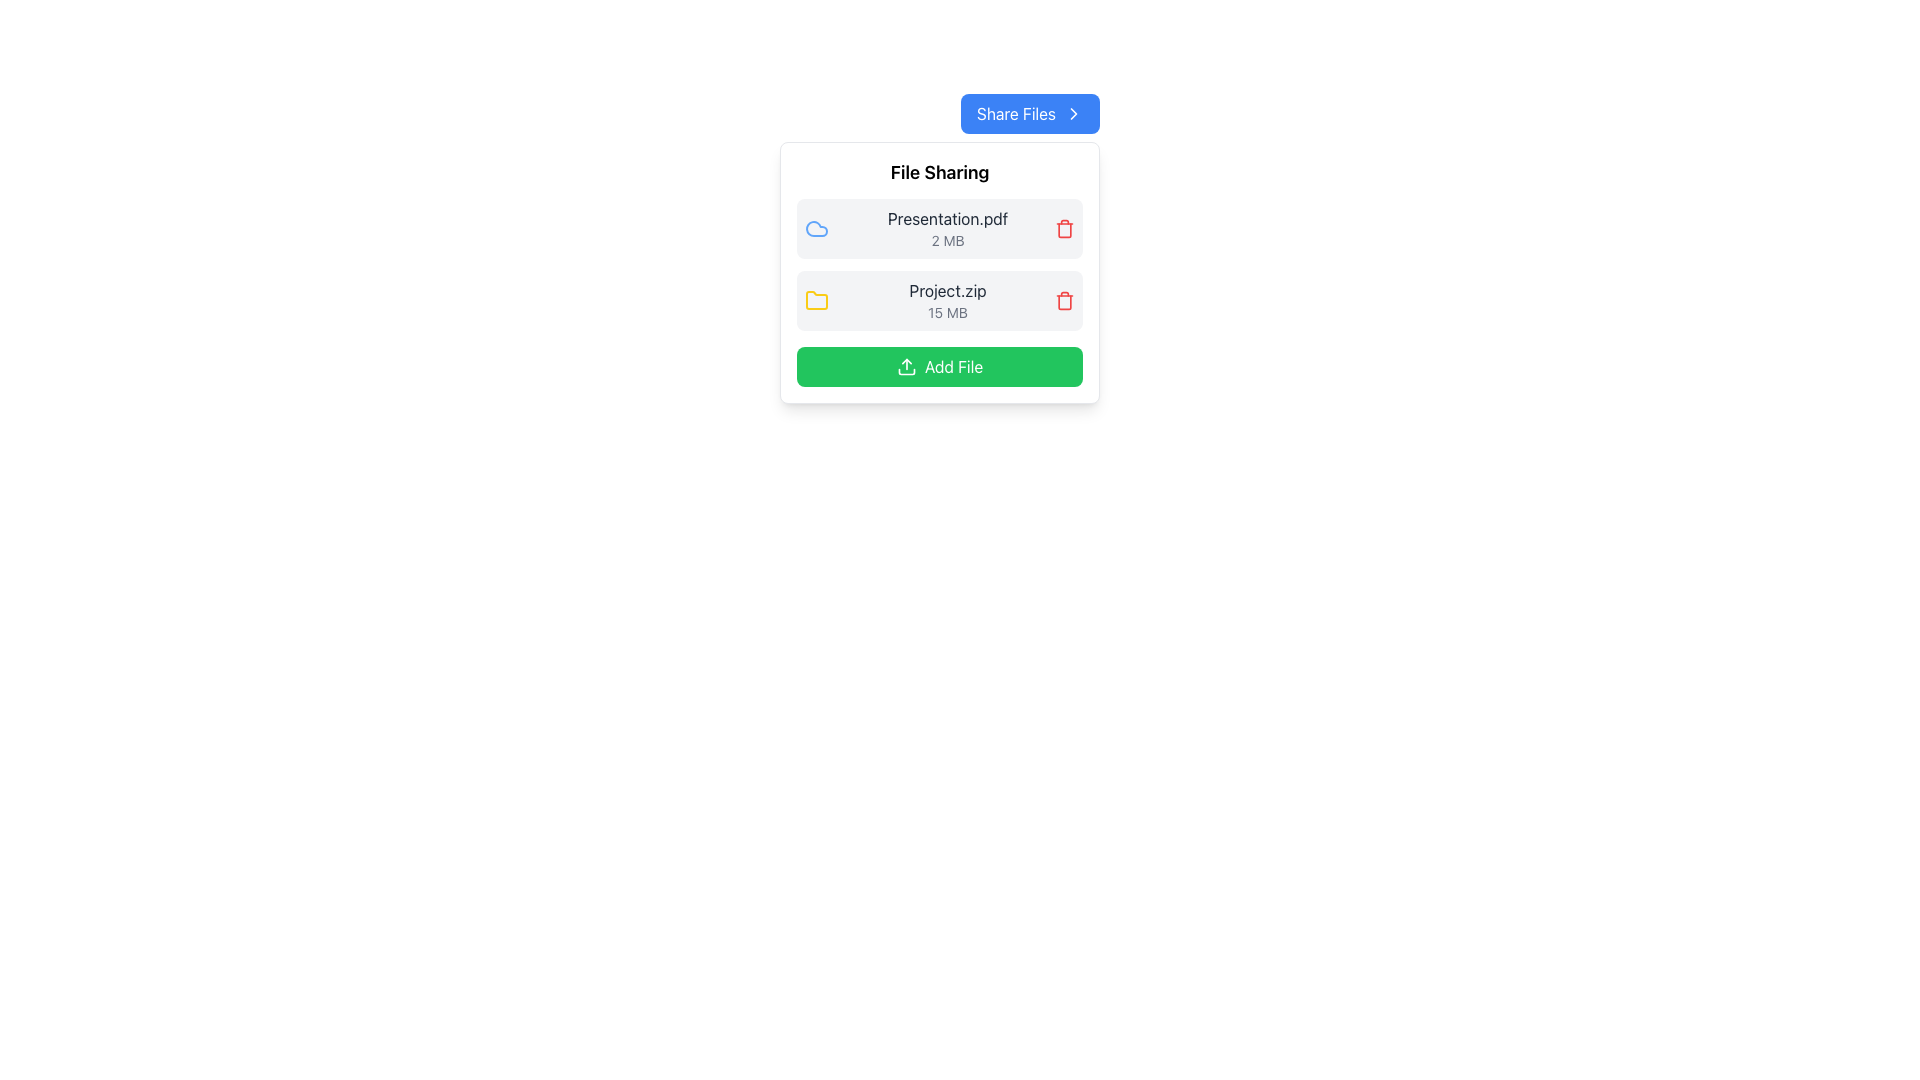  What do you see at coordinates (947, 239) in the screenshot?
I see `the non-interactive text label providing metadata about the file size, located directly below 'Presentation.pdf'` at bounding box center [947, 239].